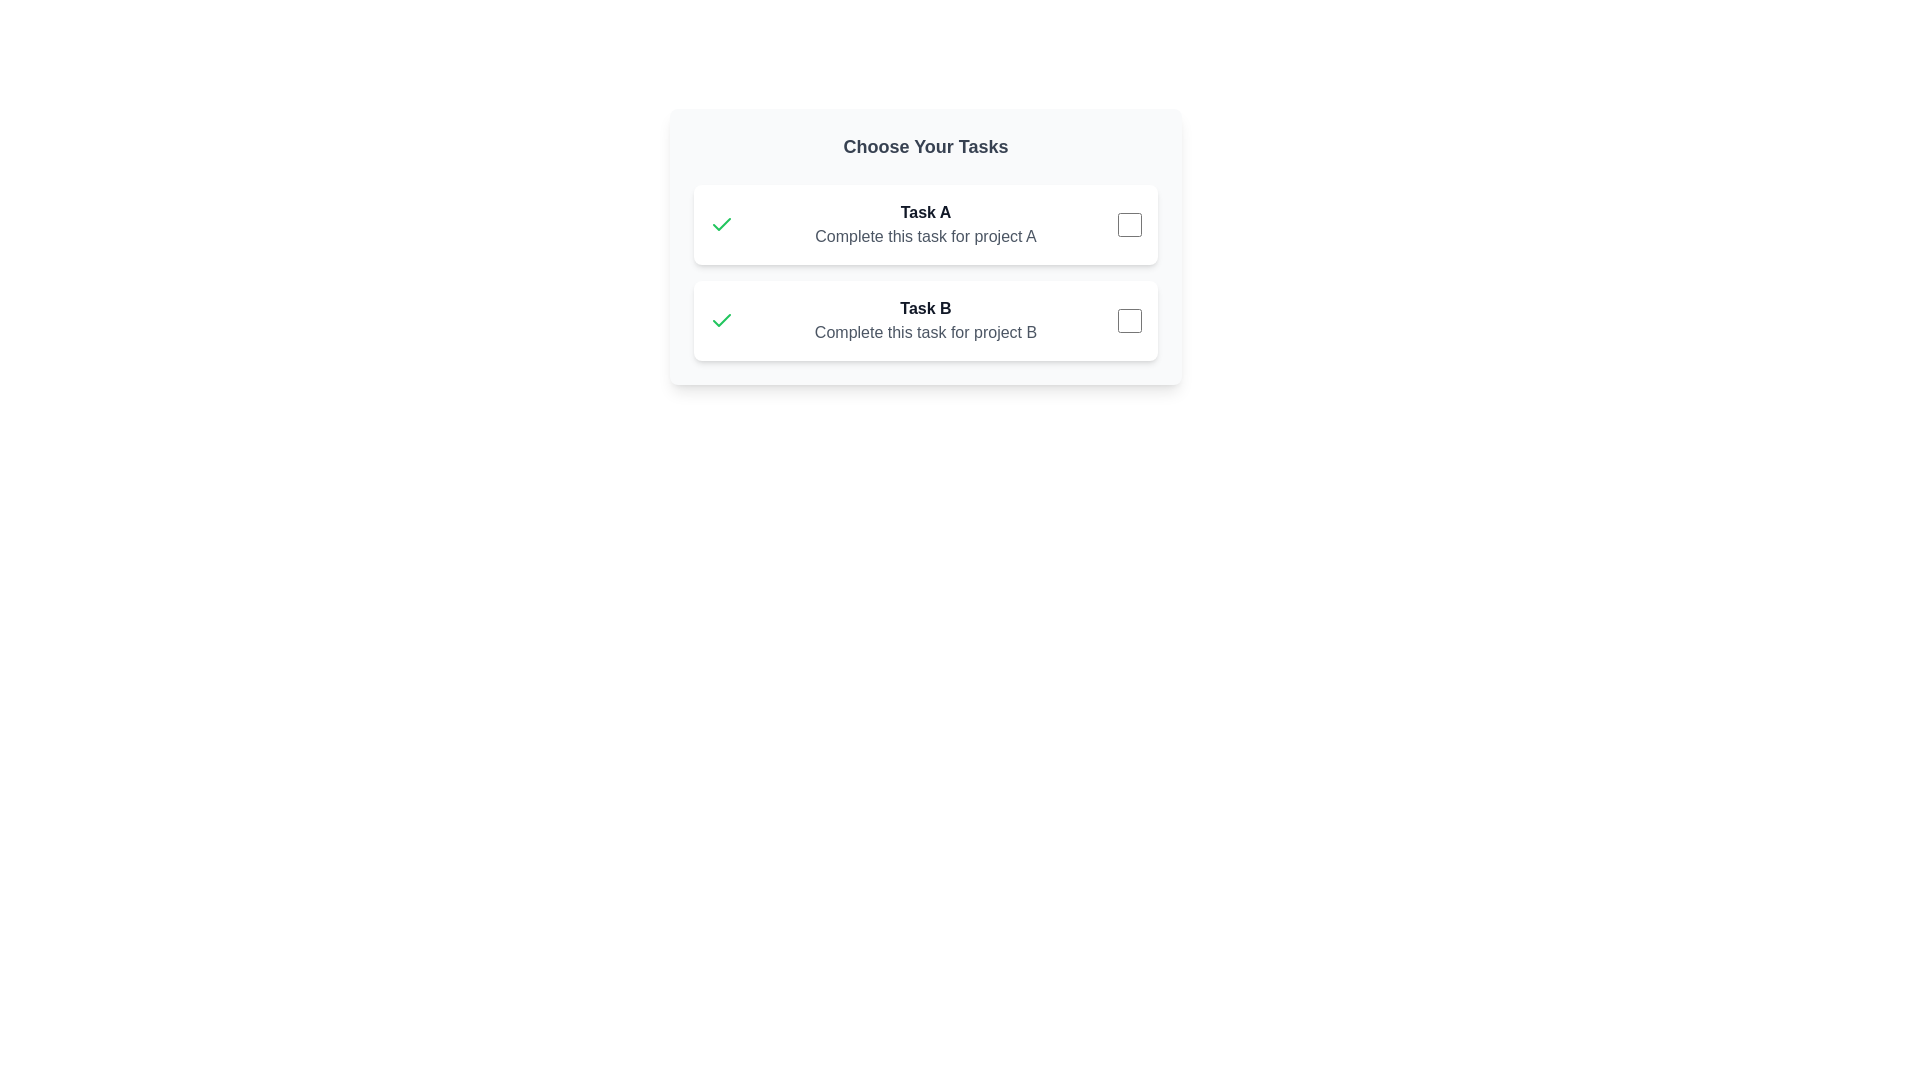 Image resolution: width=1920 pixels, height=1080 pixels. What do you see at coordinates (1129, 319) in the screenshot?
I see `the checkbox with a blue border located at the far right of the task description section labeled 'Task B'` at bounding box center [1129, 319].